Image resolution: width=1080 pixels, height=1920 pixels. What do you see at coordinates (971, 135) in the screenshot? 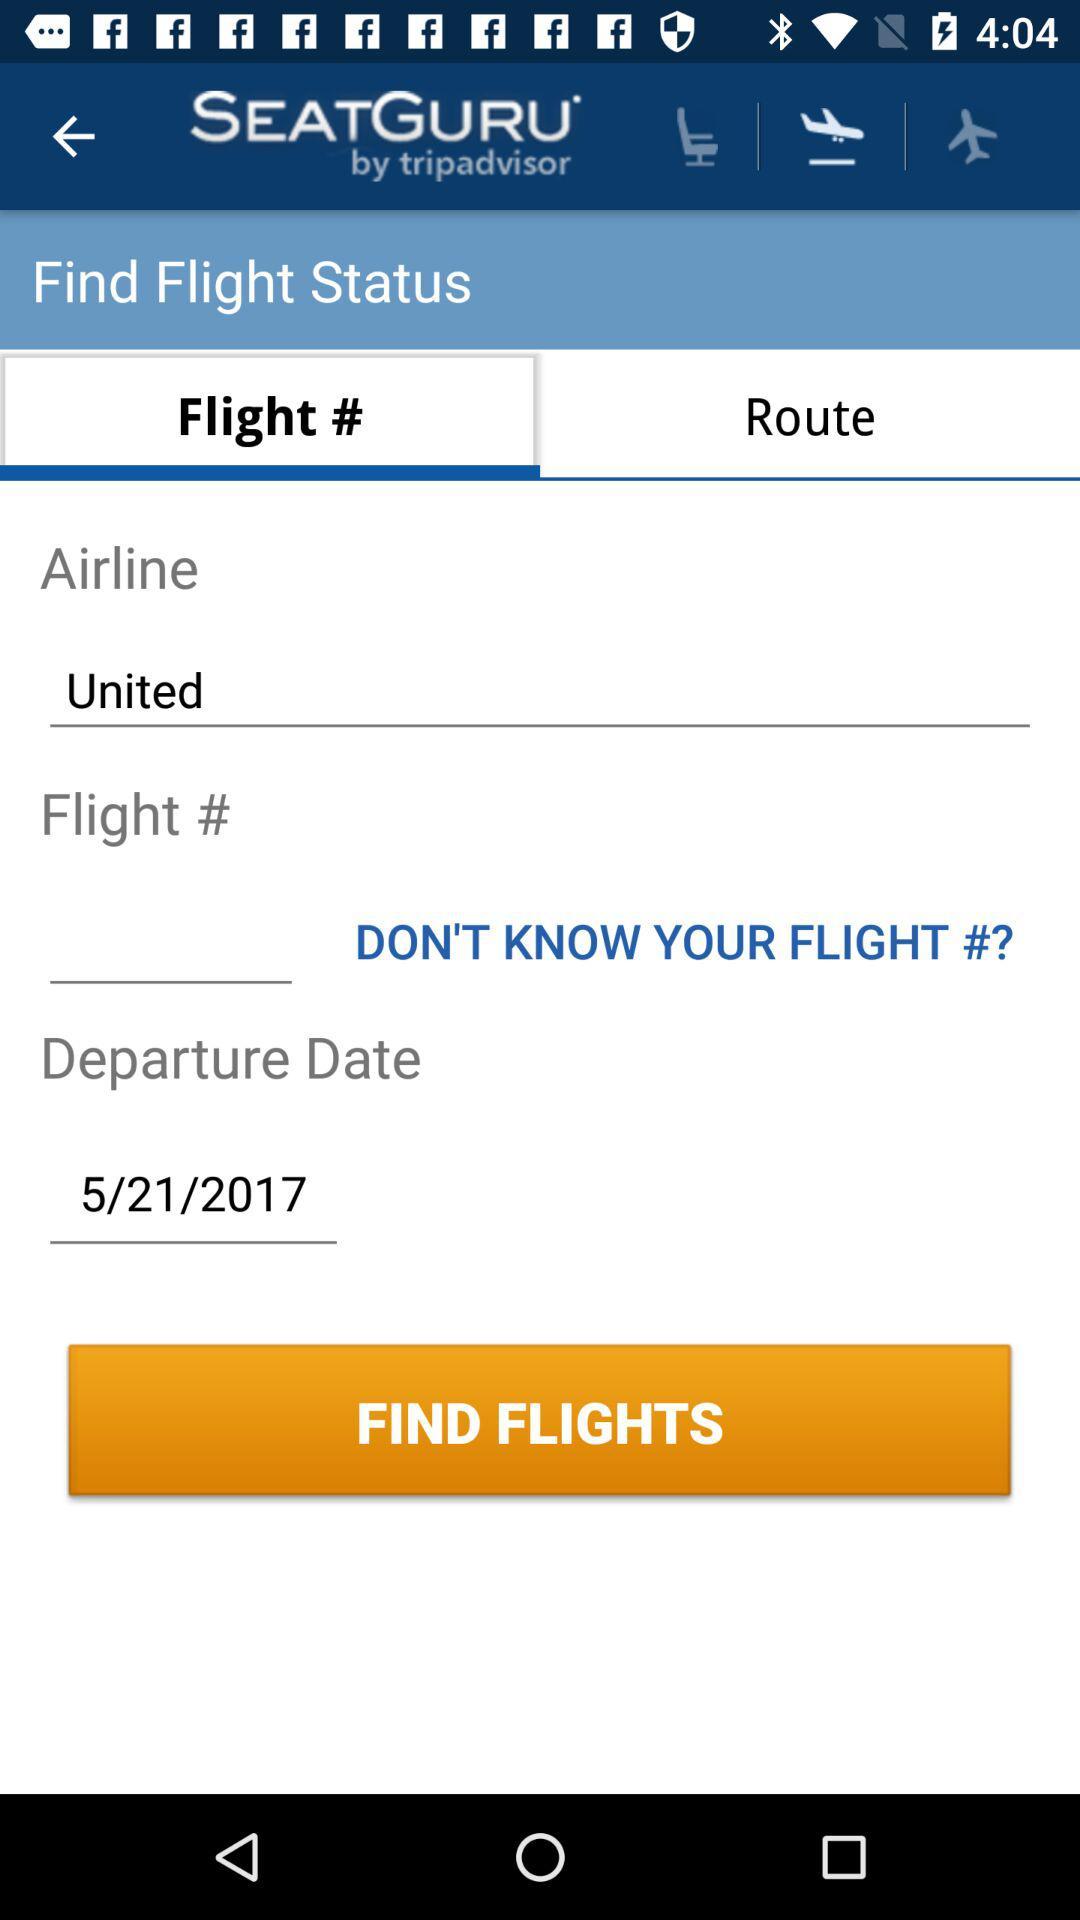
I see `on the go` at bounding box center [971, 135].